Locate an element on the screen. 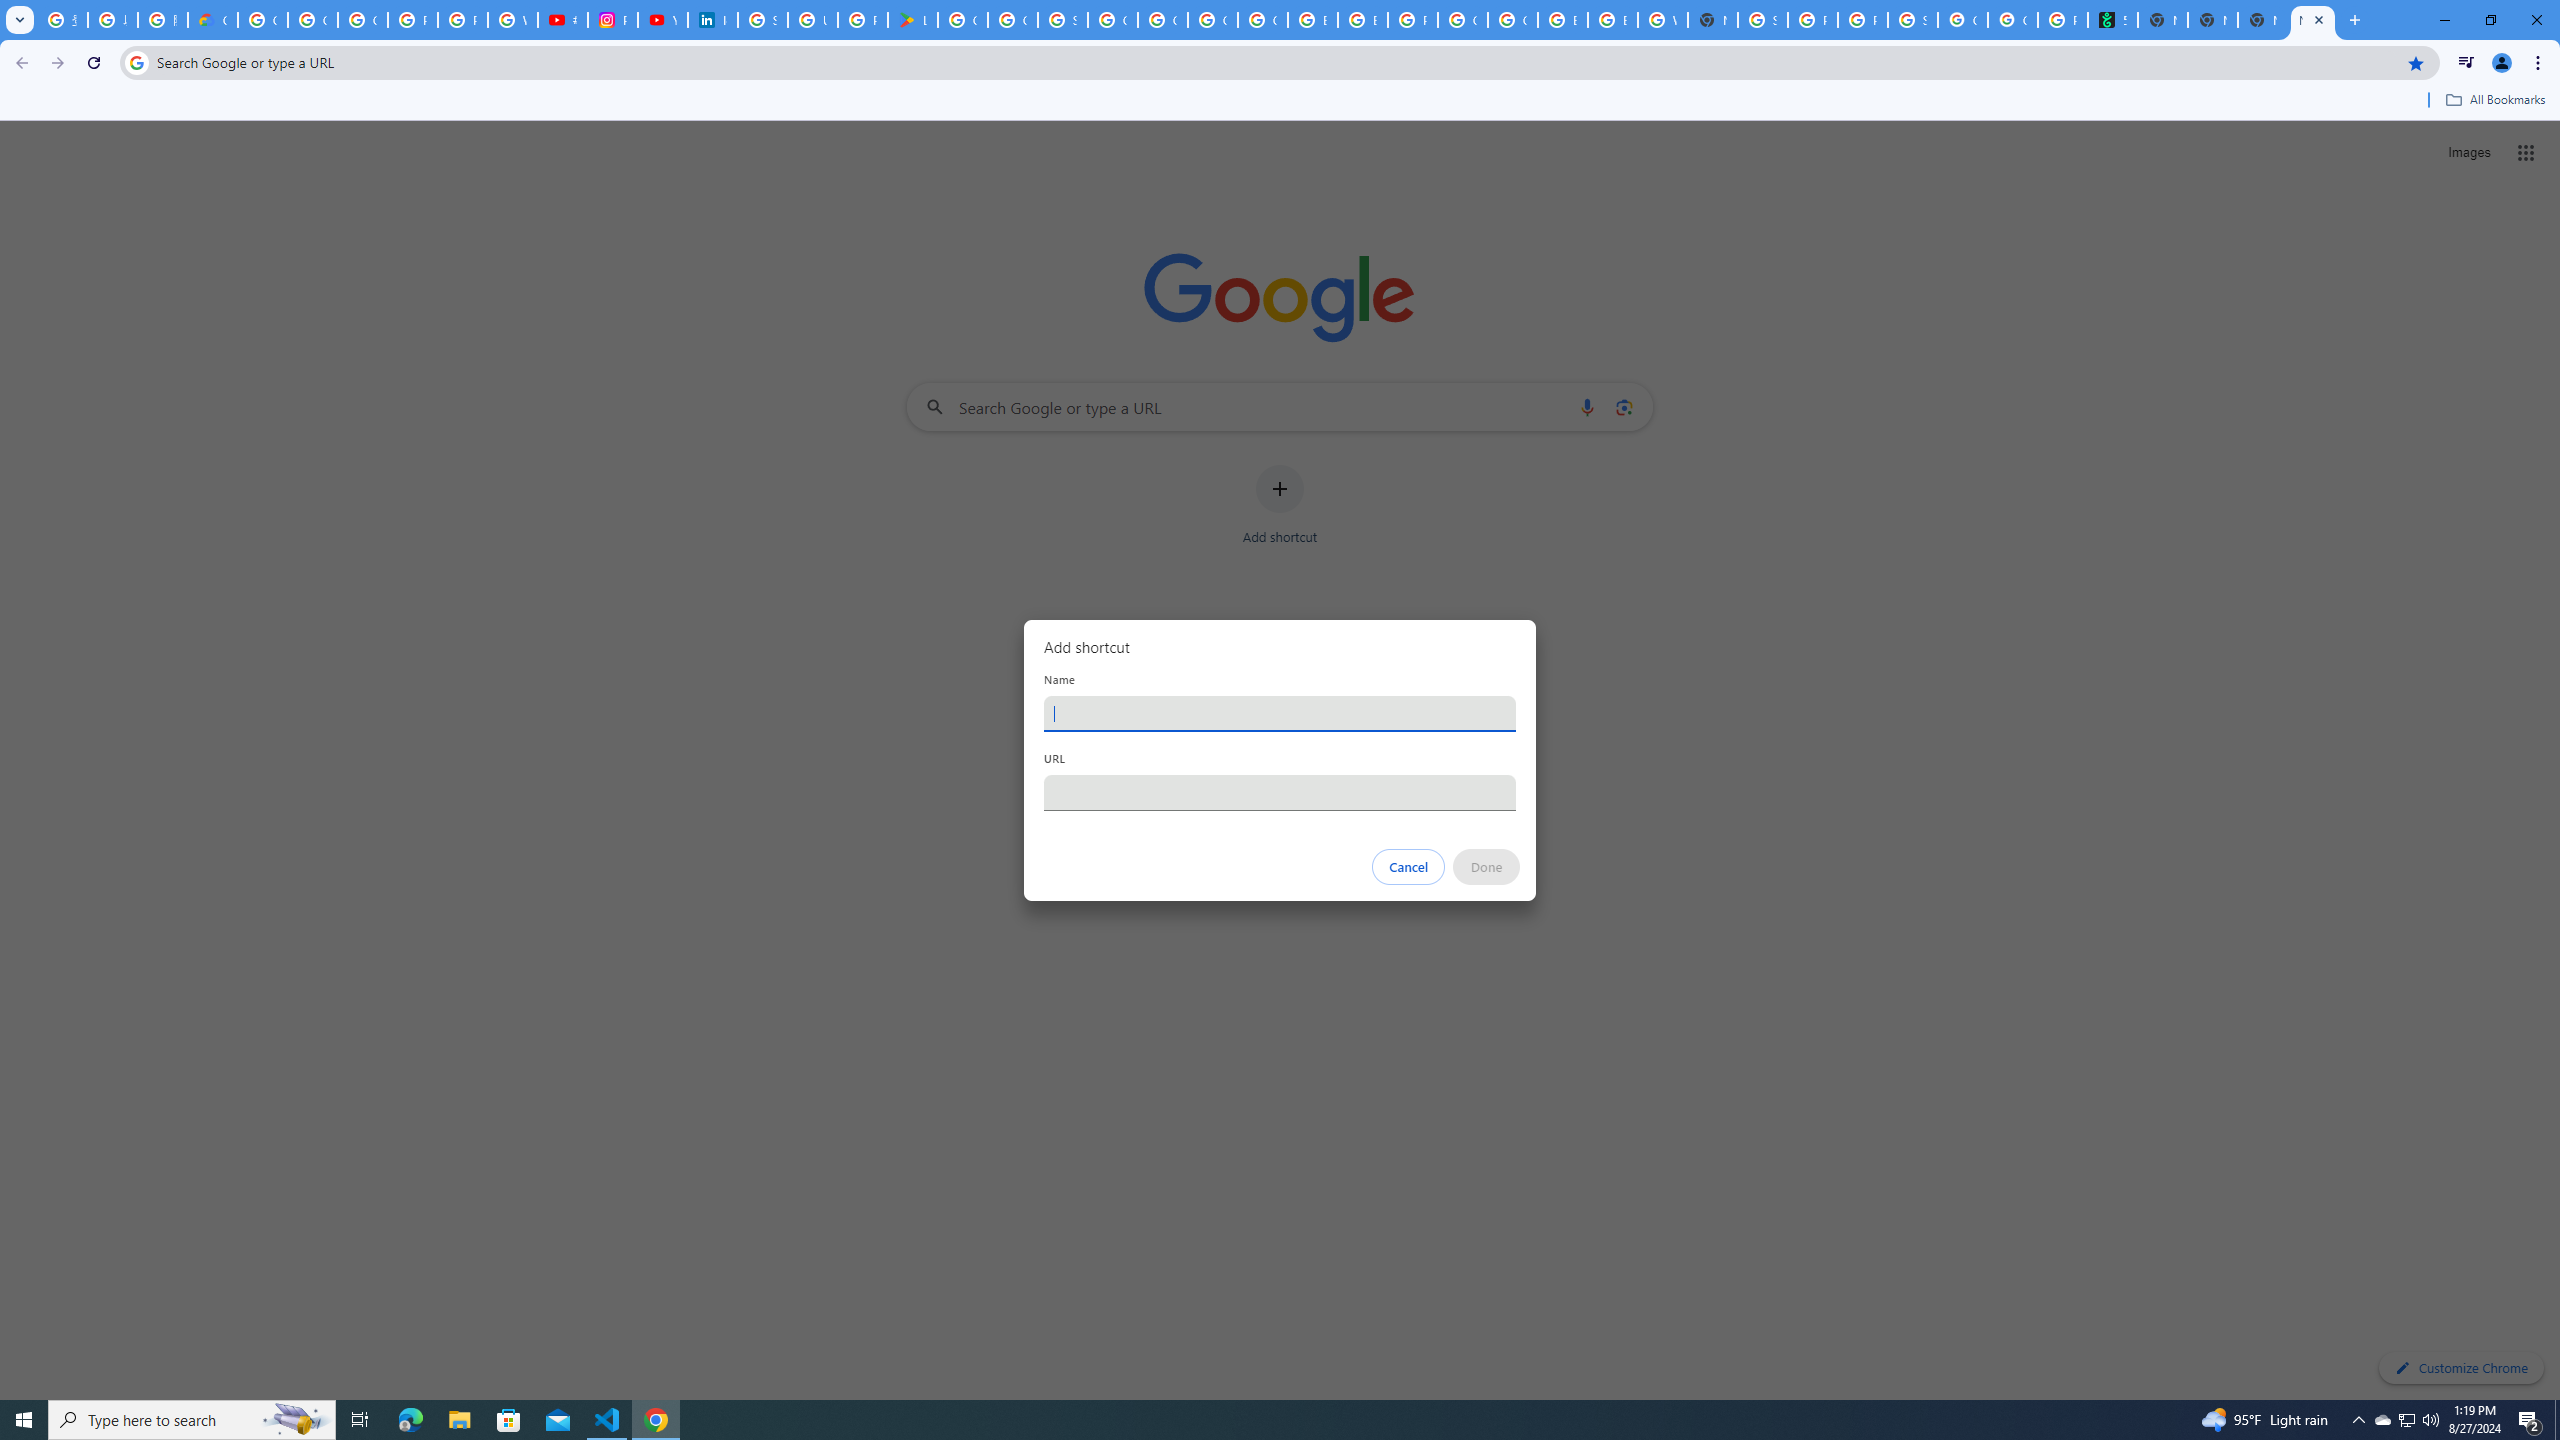 This screenshot has height=1440, width=2560. 'New Tab' is located at coordinates (2213, 19).